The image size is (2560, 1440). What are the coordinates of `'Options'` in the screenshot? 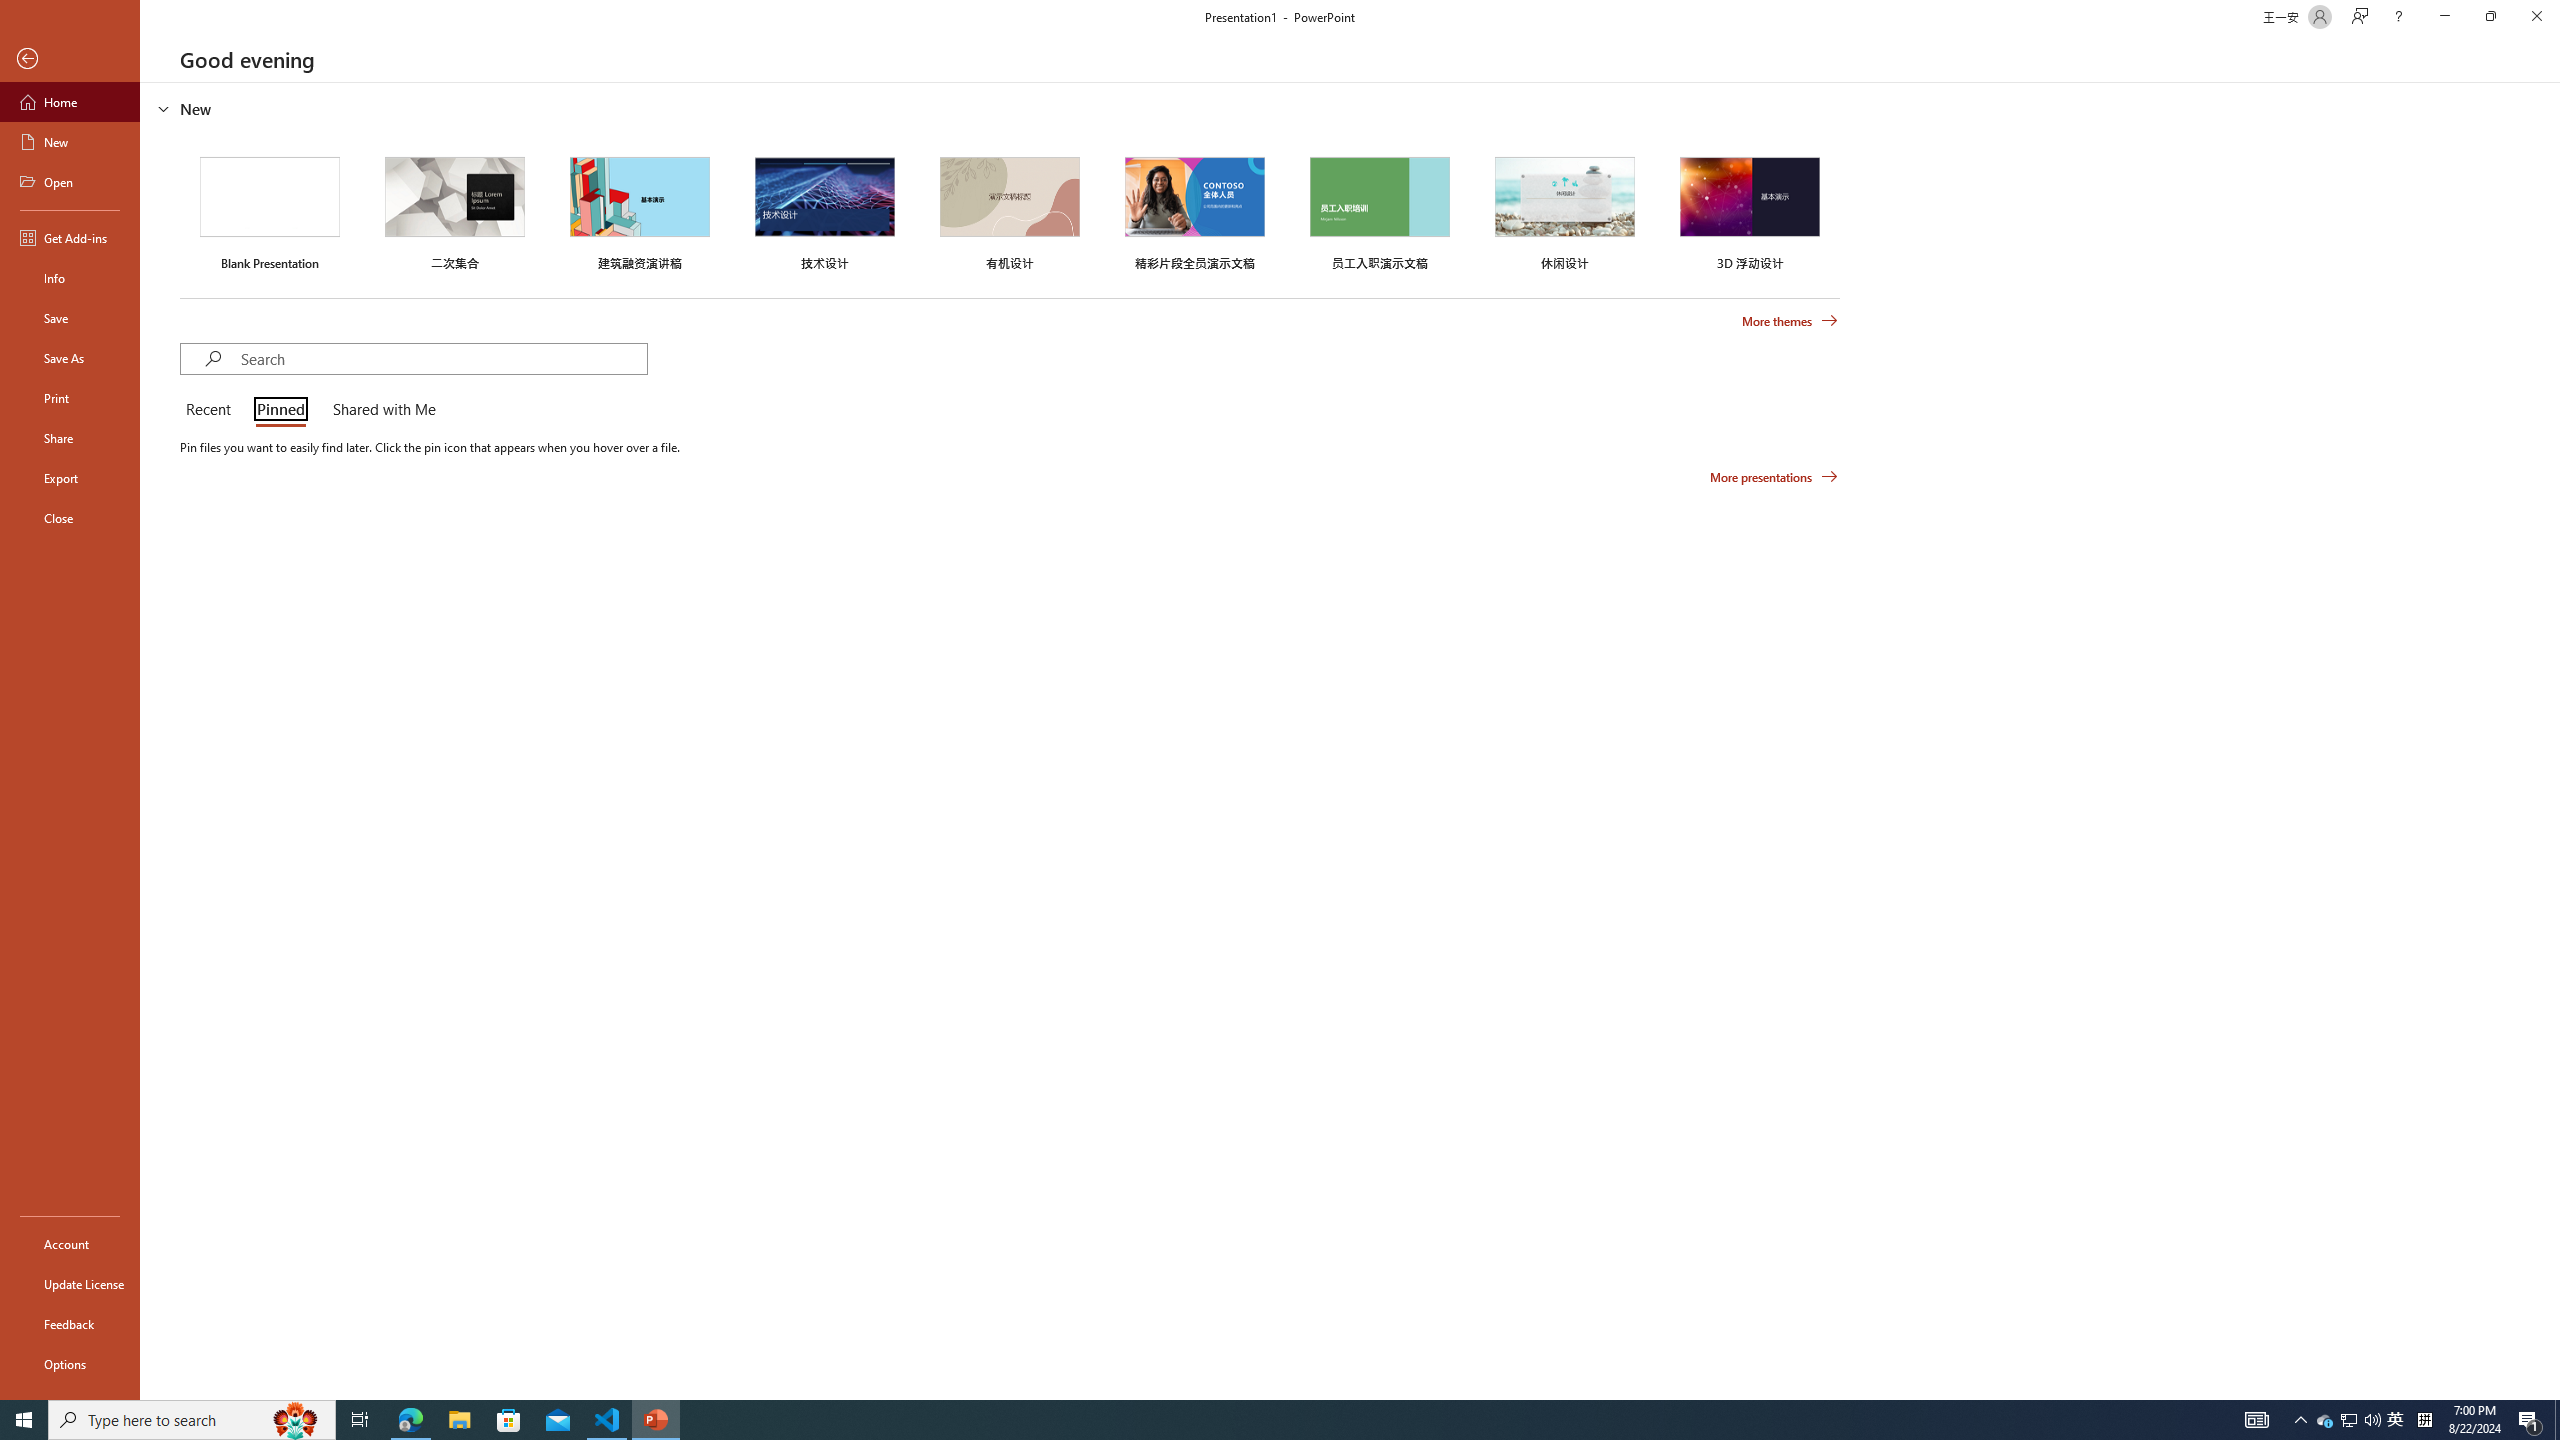 It's located at (69, 1363).